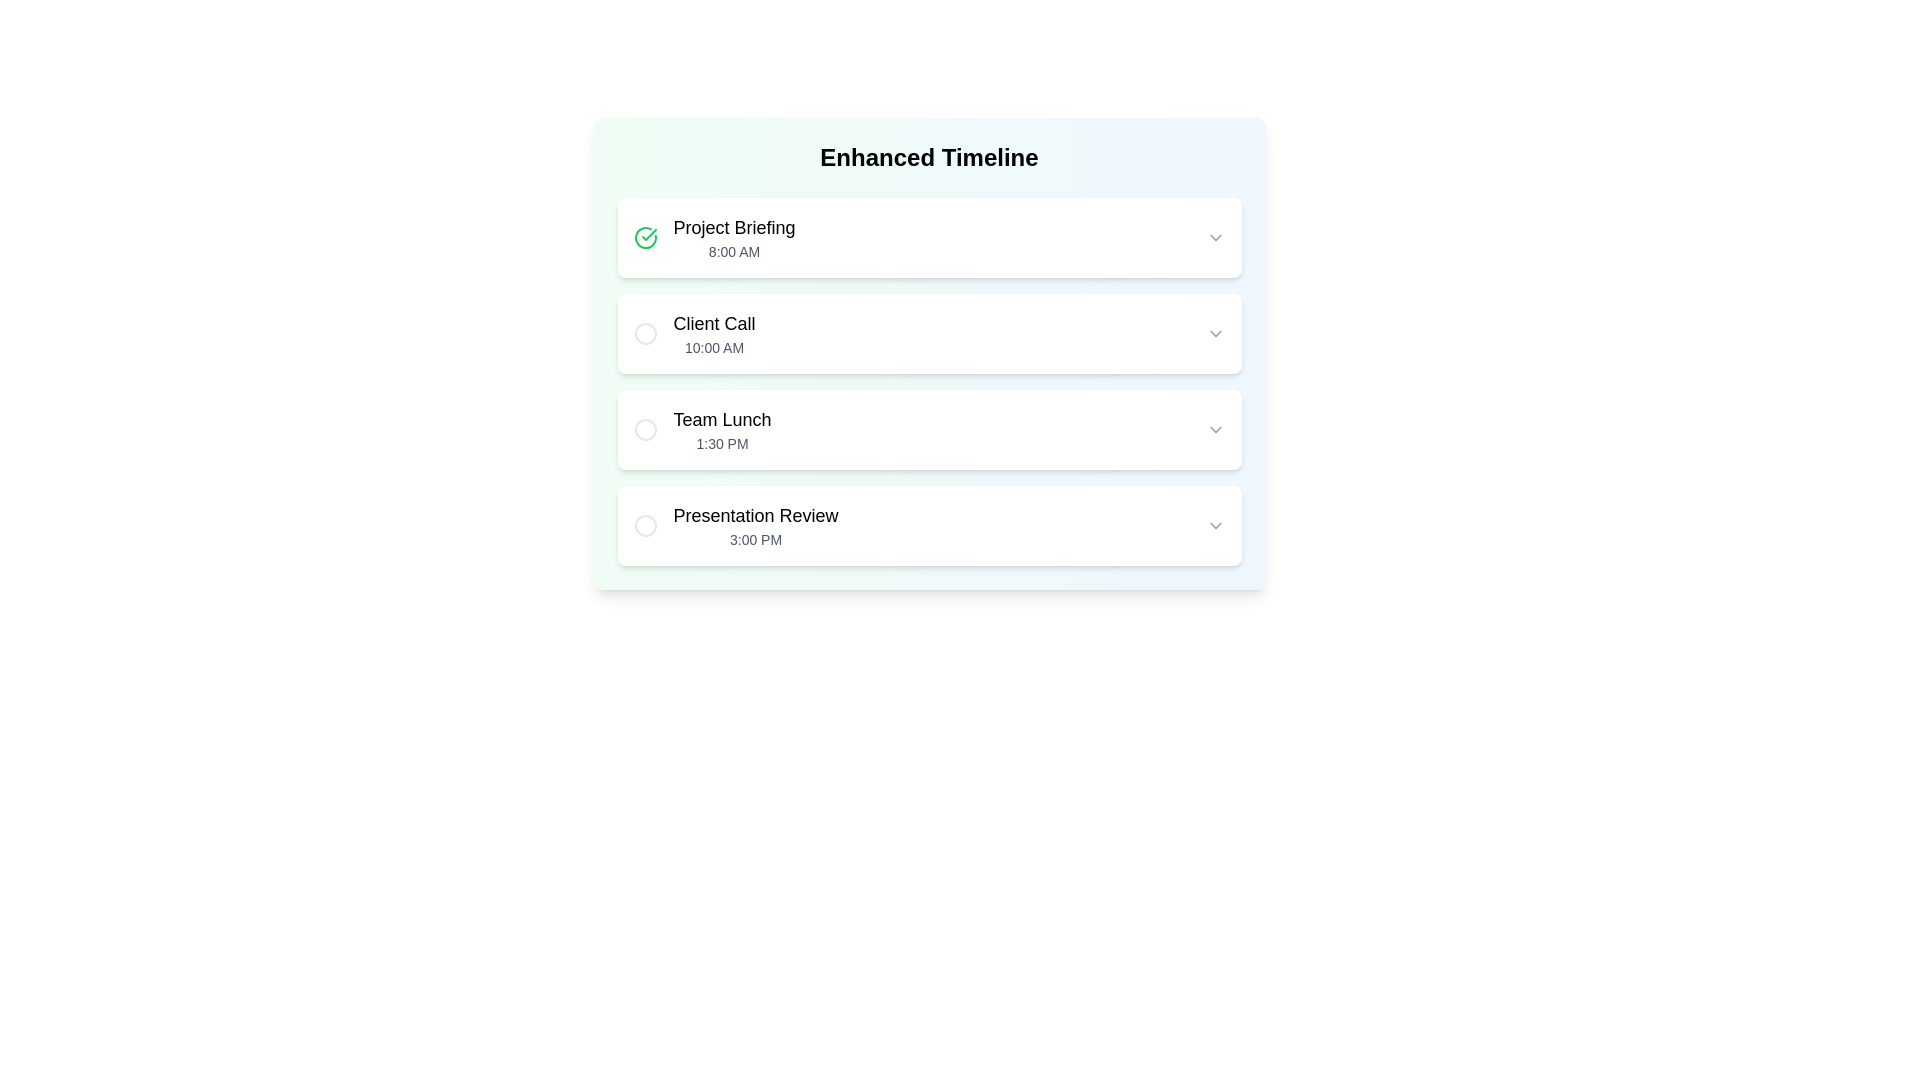 The height and width of the screenshot is (1080, 1920). What do you see at coordinates (928, 333) in the screenshot?
I see `the 'Client Call' timeline entry scheduled for '10:00 AM'` at bounding box center [928, 333].